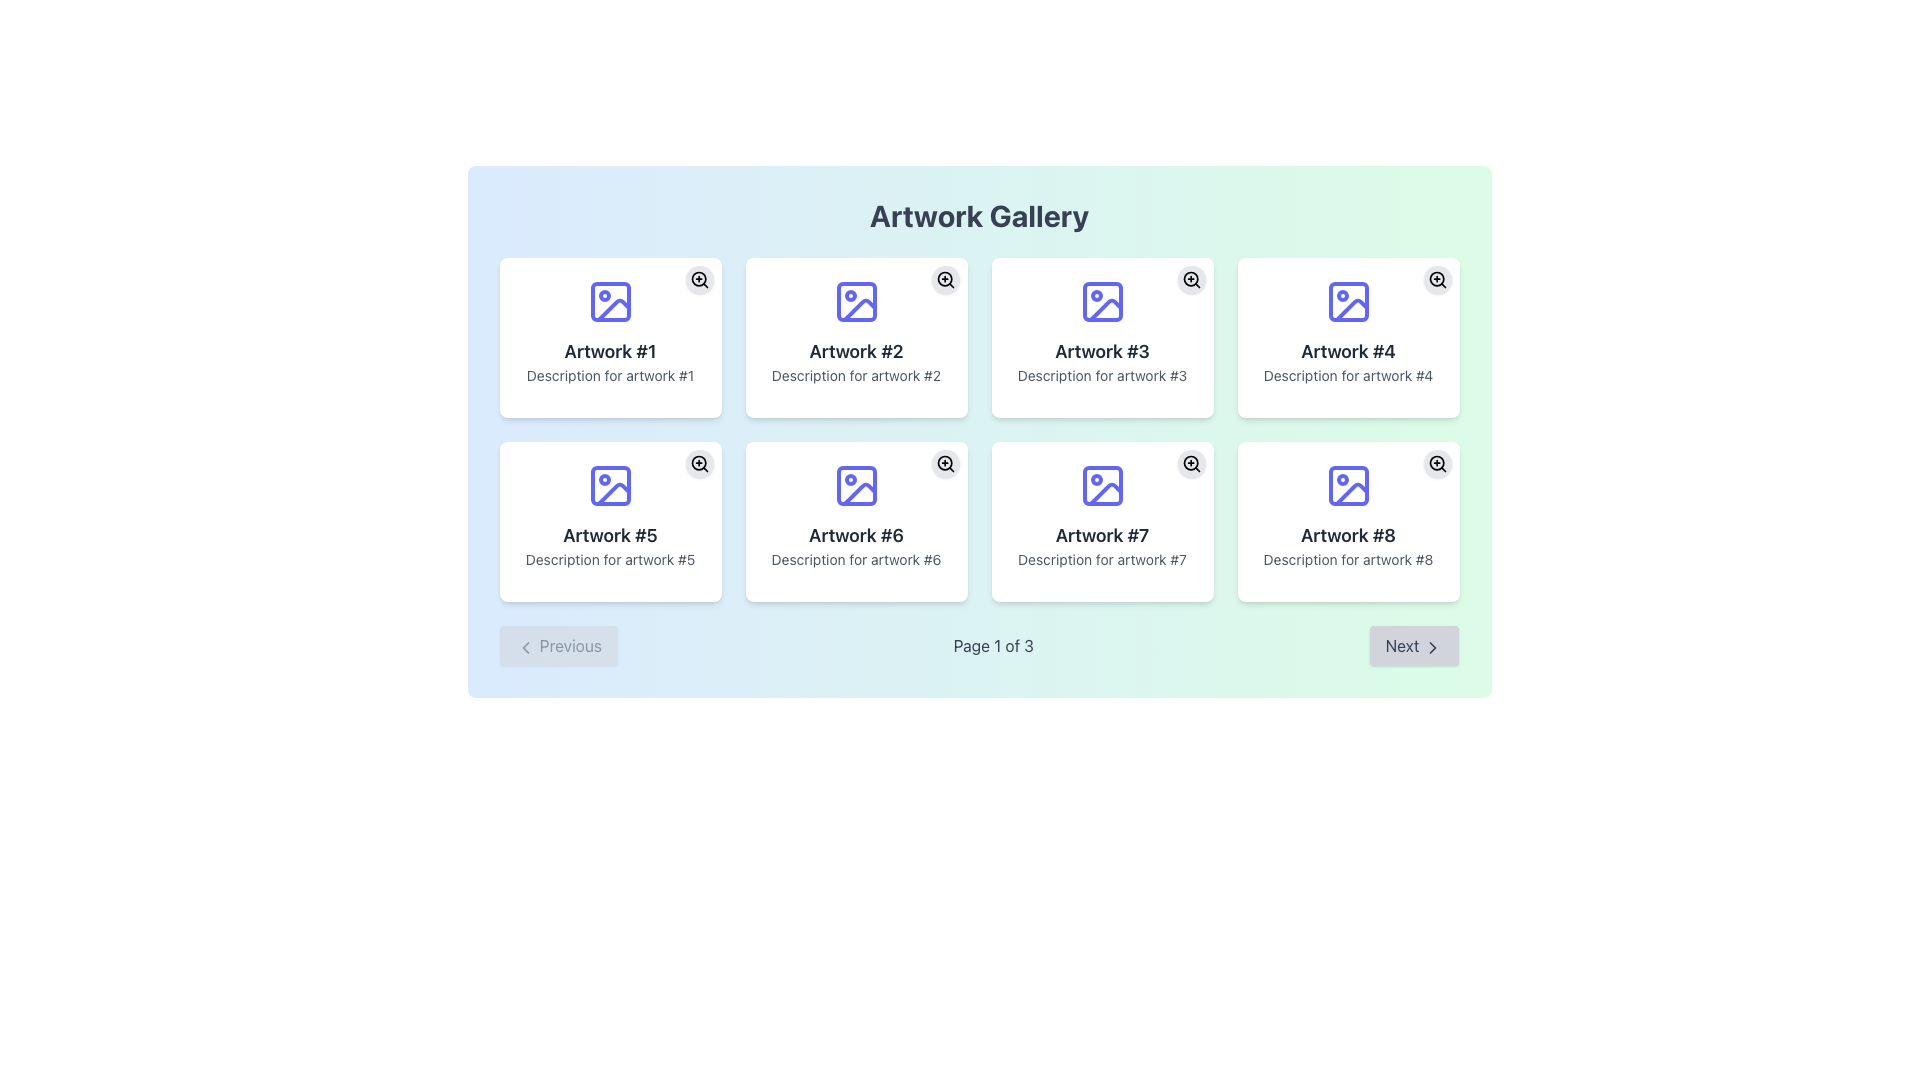 This screenshot has height=1080, width=1920. What do you see at coordinates (699, 463) in the screenshot?
I see `the circular button with a magnifying glass icon located at the top-right corner of the card labeled 'Artwork #5'` at bounding box center [699, 463].